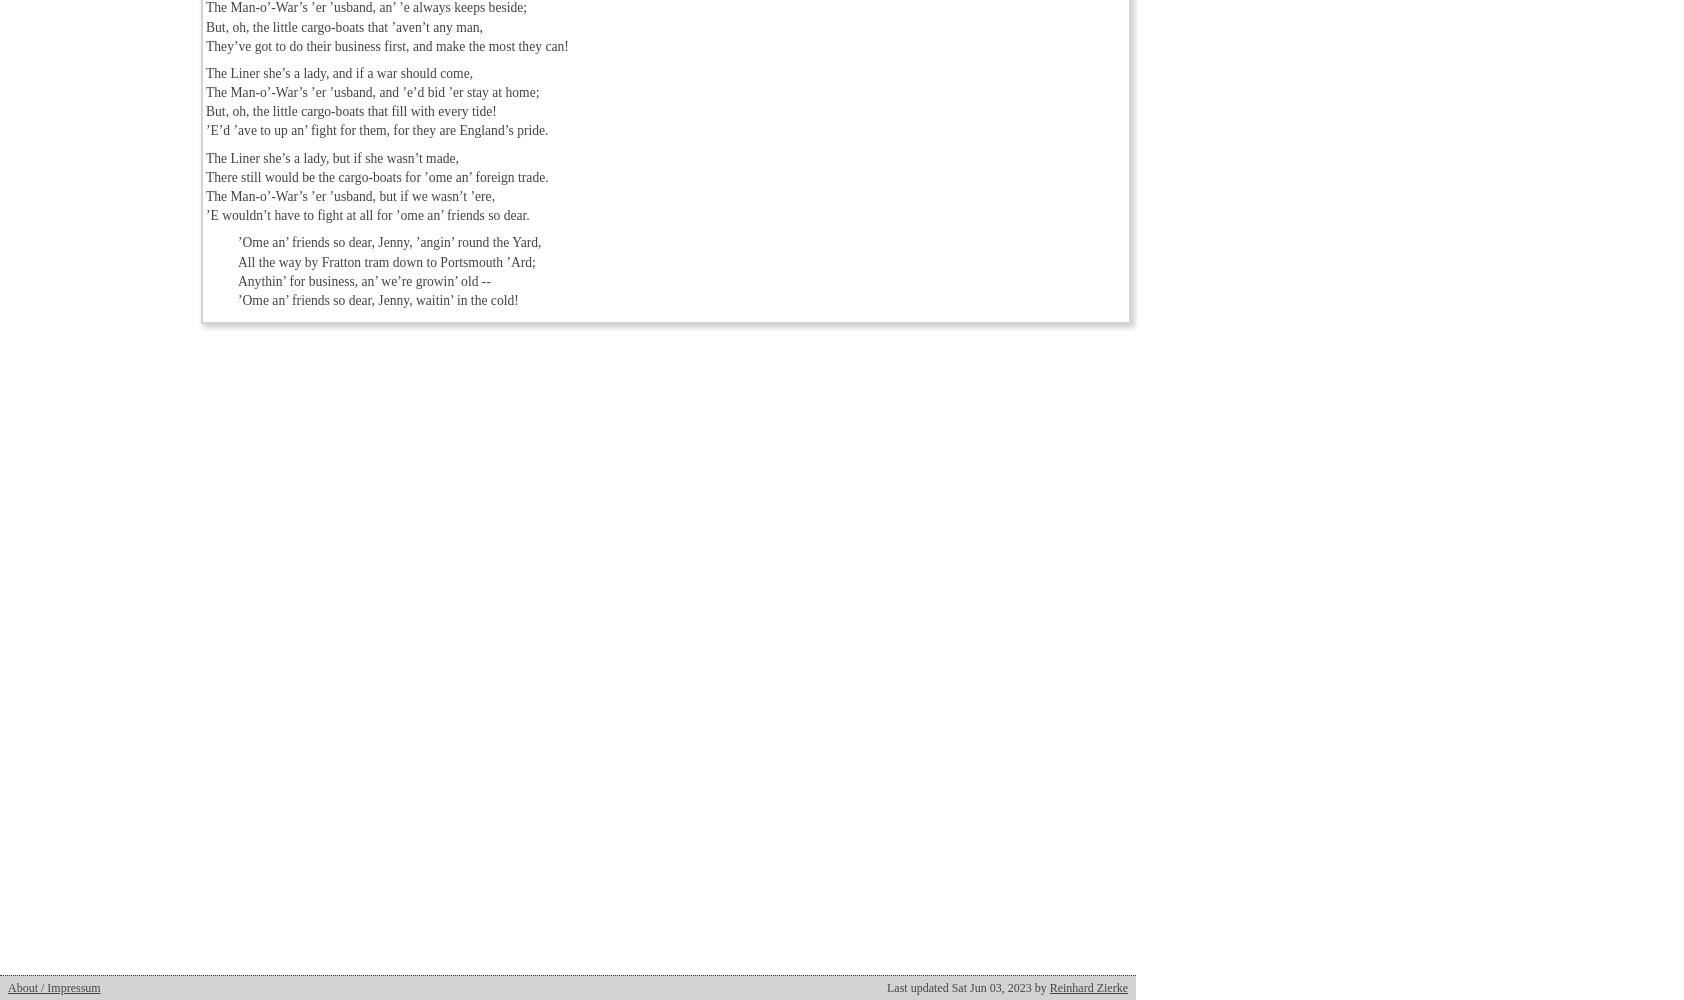  Describe the element at coordinates (378, 299) in the screenshot. I see `'’Ome an’ friends so dear, Jenny, waitin’ in the cold!'` at that location.